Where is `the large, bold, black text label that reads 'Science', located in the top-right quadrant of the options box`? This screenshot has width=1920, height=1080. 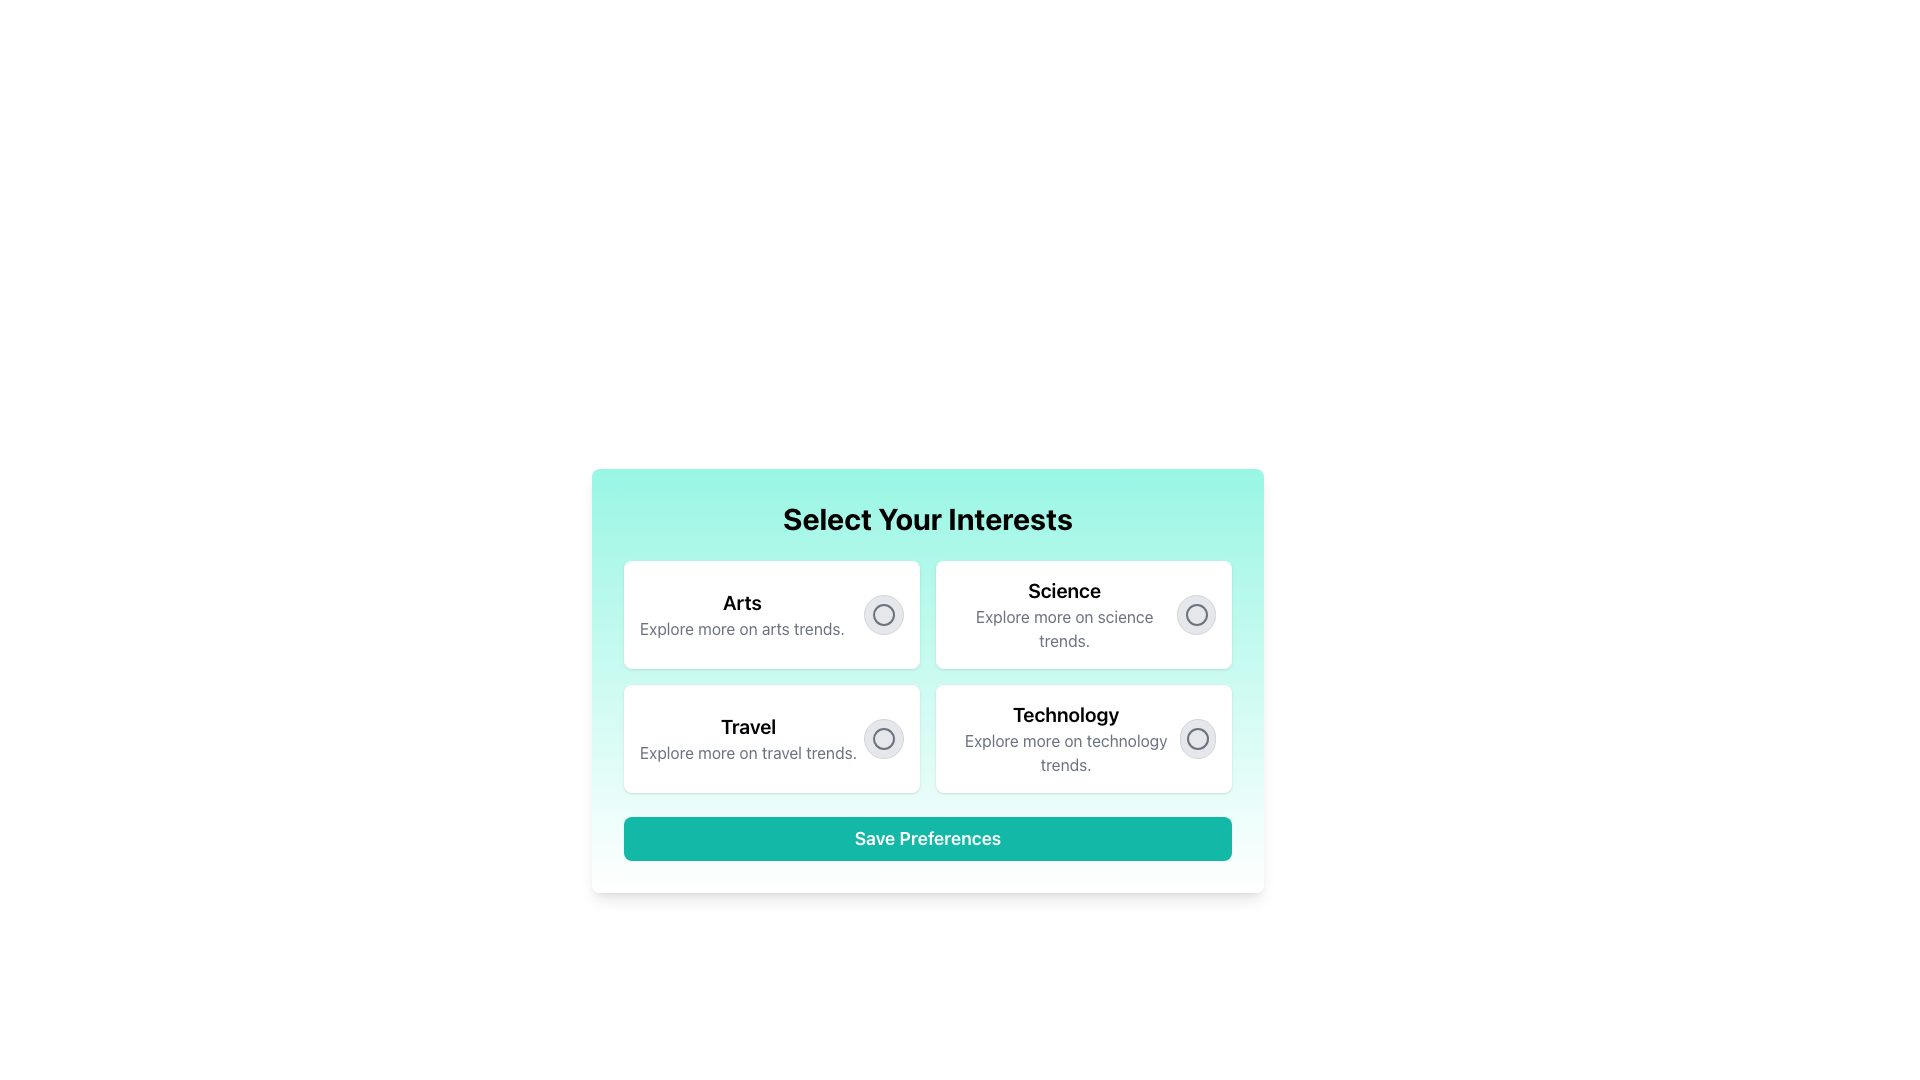 the large, bold, black text label that reads 'Science', located in the top-right quadrant of the options box is located at coordinates (1063, 589).